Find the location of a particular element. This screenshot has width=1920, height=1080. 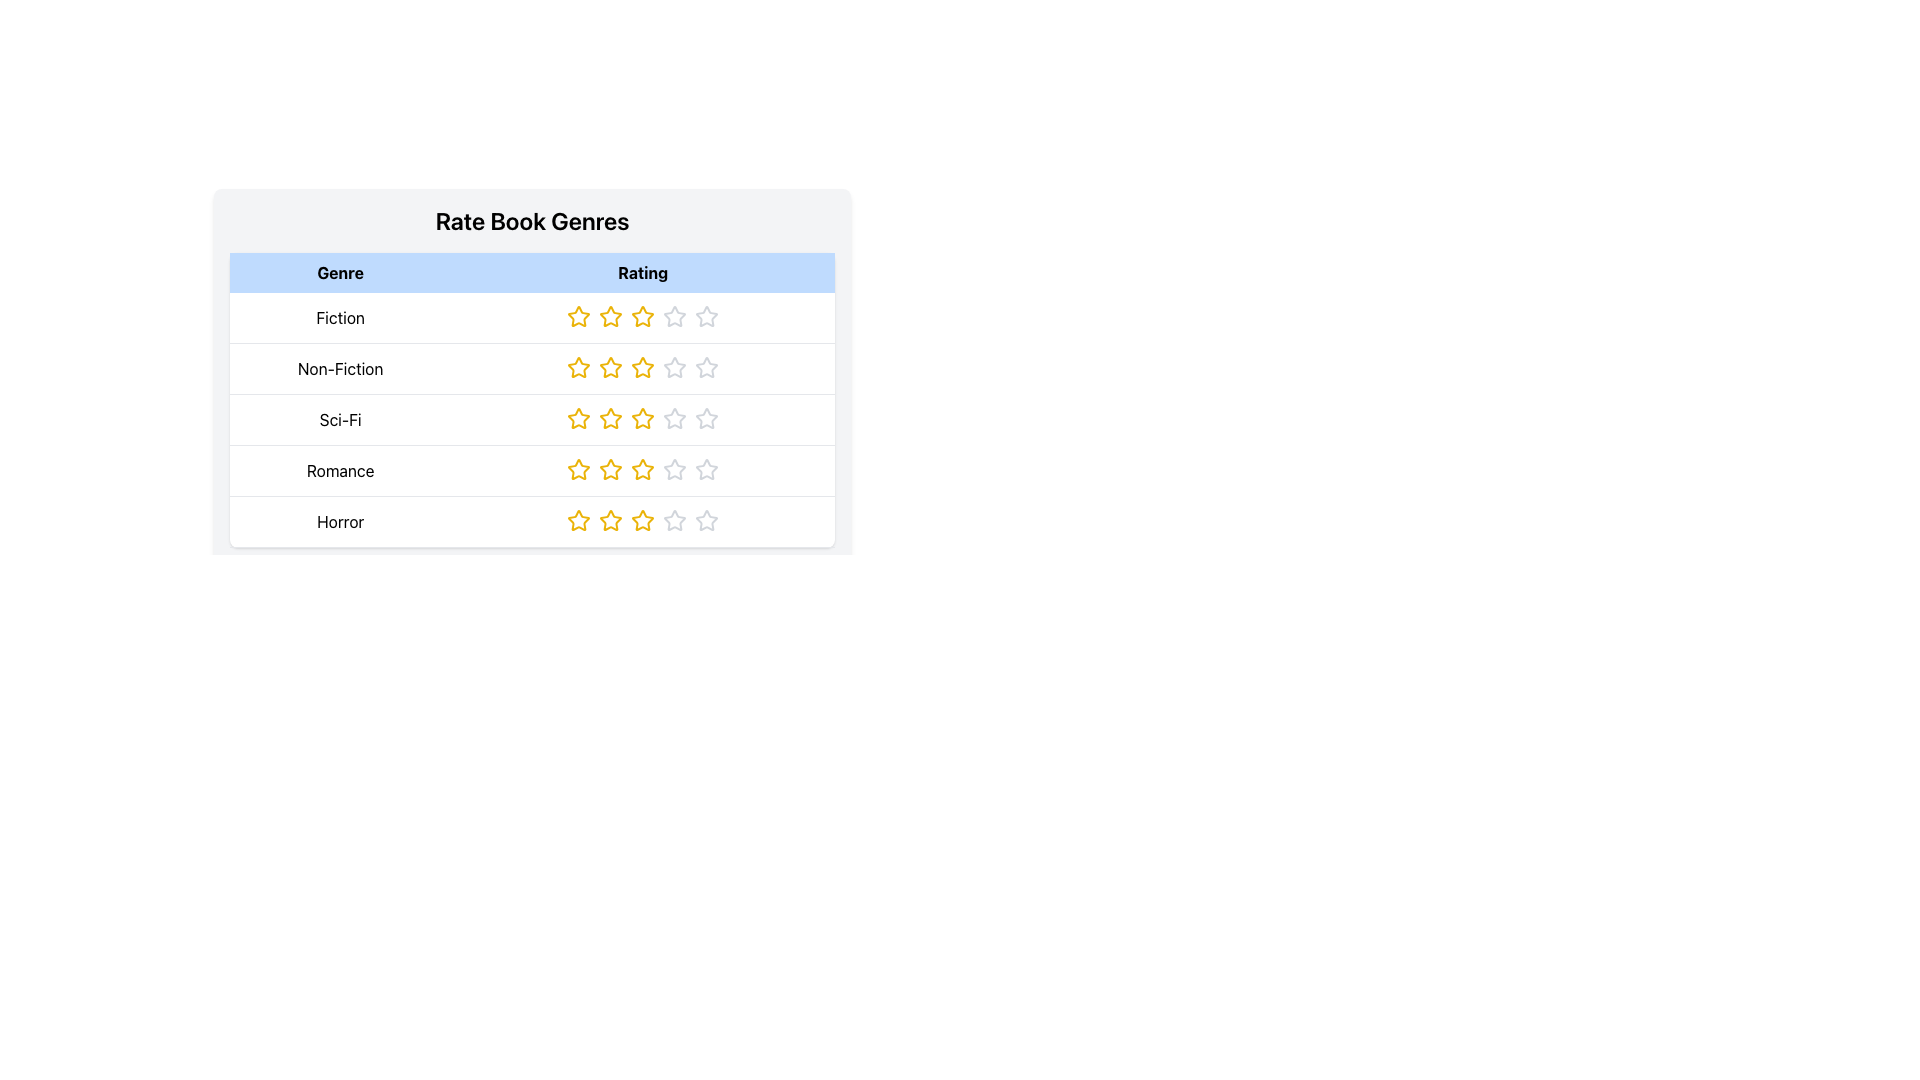

the third star icon in the row of five stars under the 'Fiction' genre to assign a rating is located at coordinates (643, 315).